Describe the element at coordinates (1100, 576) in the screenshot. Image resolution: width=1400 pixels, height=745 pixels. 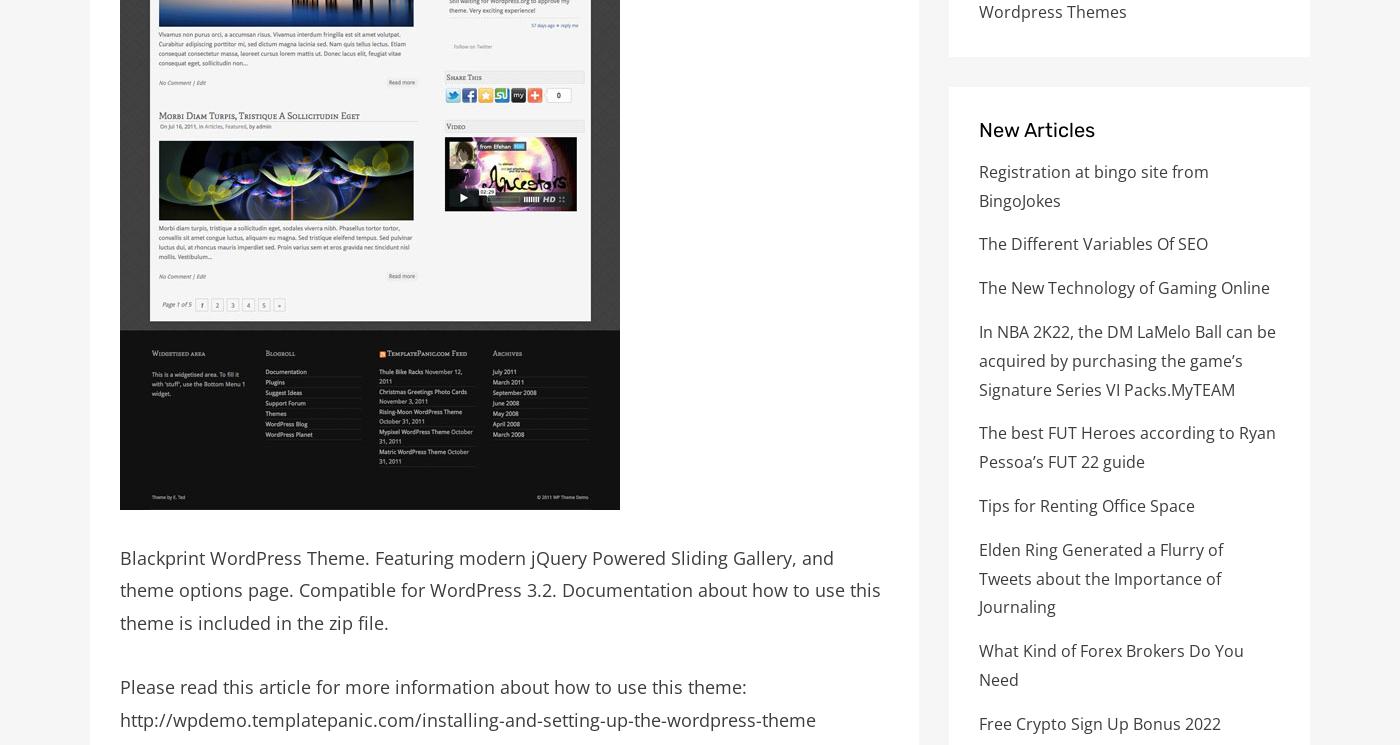
I see `'Elden Ring Generated a Flurry of Tweets about the Importance of Journaling'` at that location.